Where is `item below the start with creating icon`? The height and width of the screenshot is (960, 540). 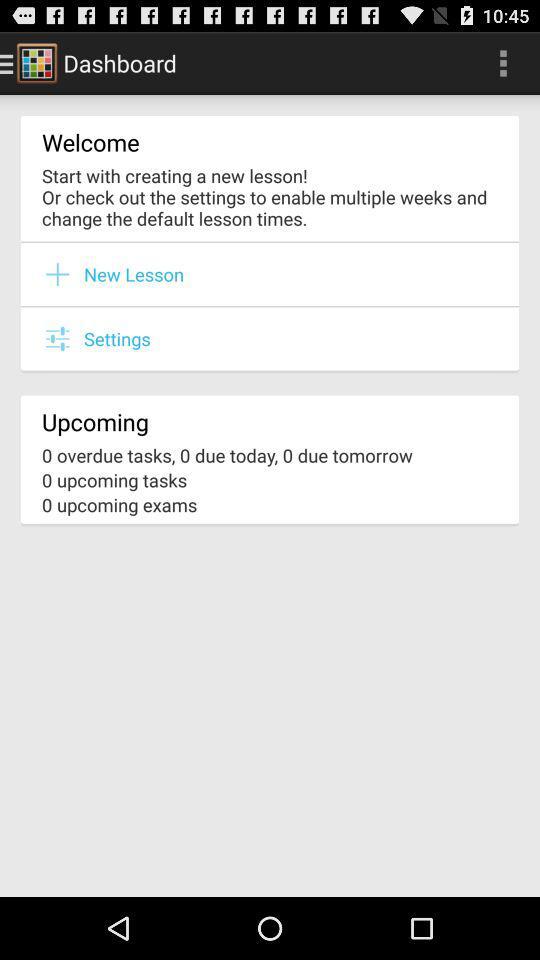
item below the start with creating icon is located at coordinates (270, 240).